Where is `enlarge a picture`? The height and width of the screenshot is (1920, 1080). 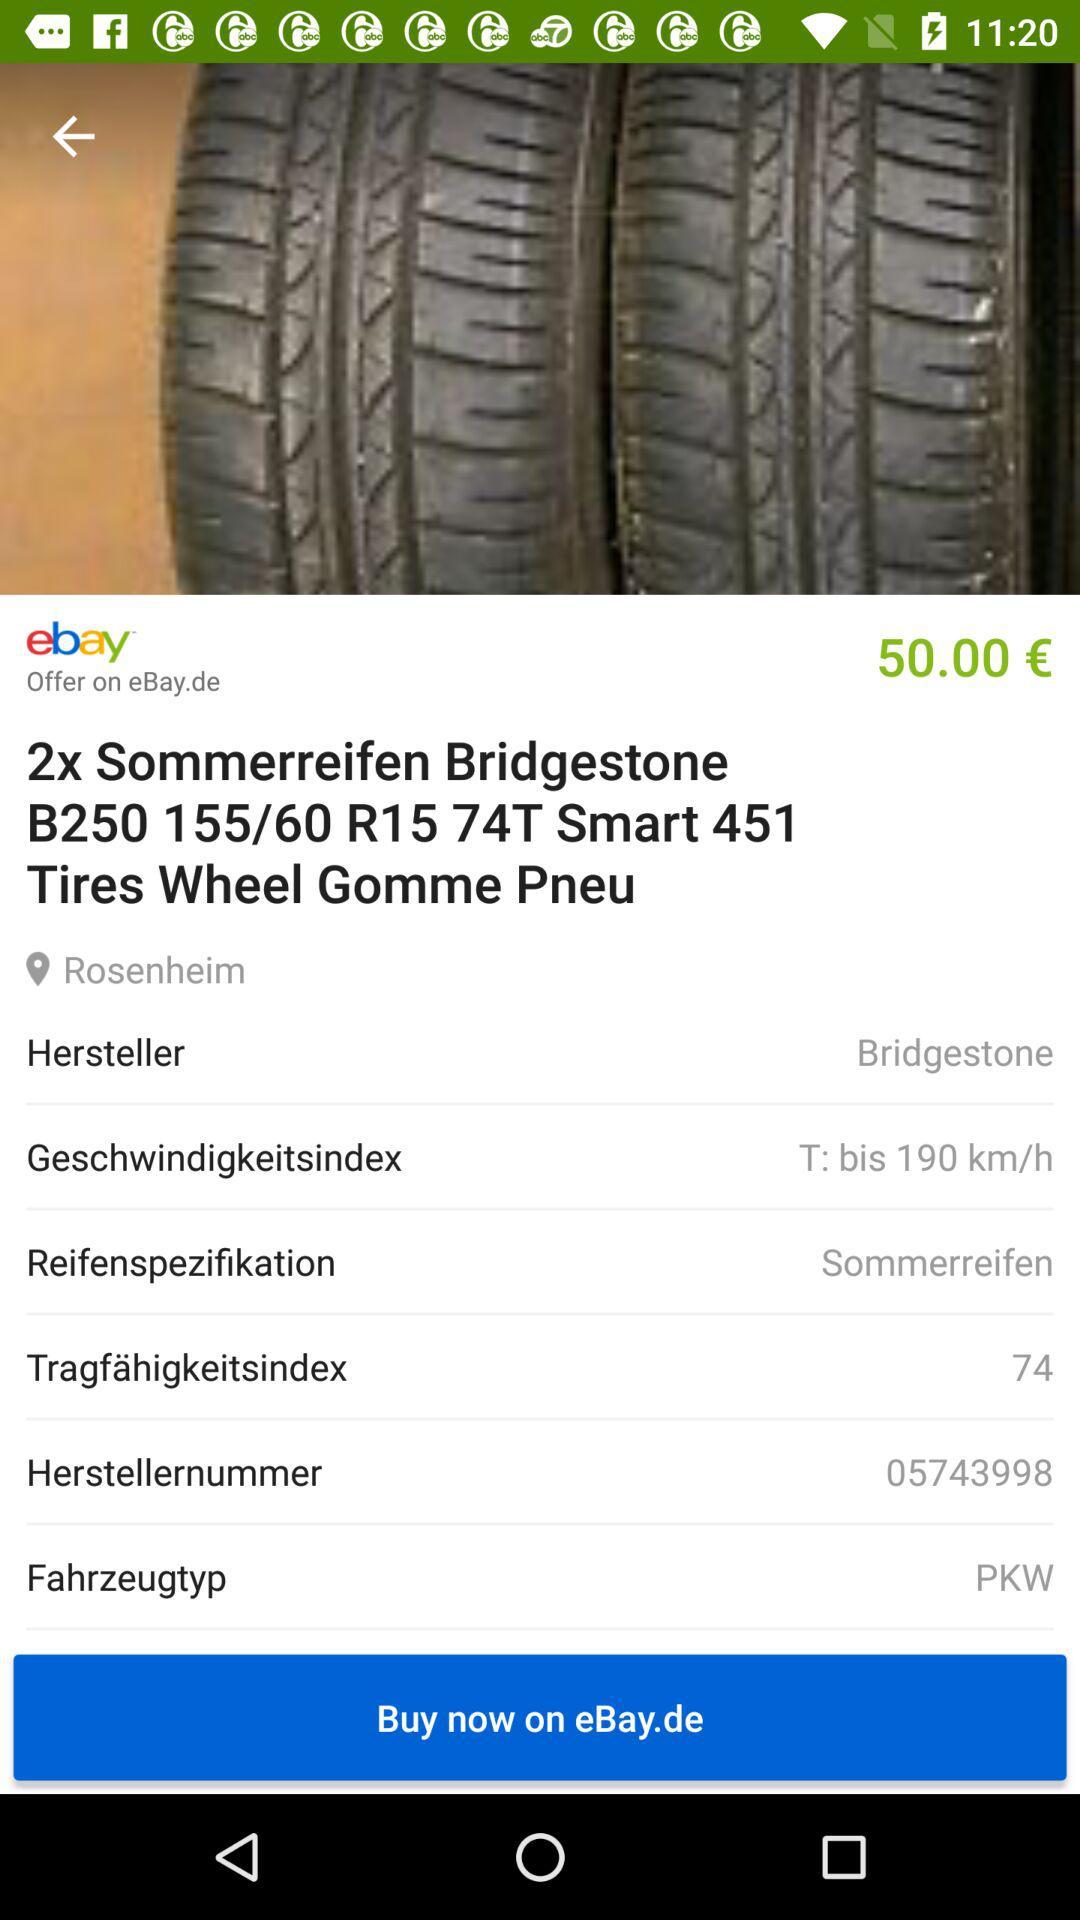
enlarge a picture is located at coordinates (540, 328).